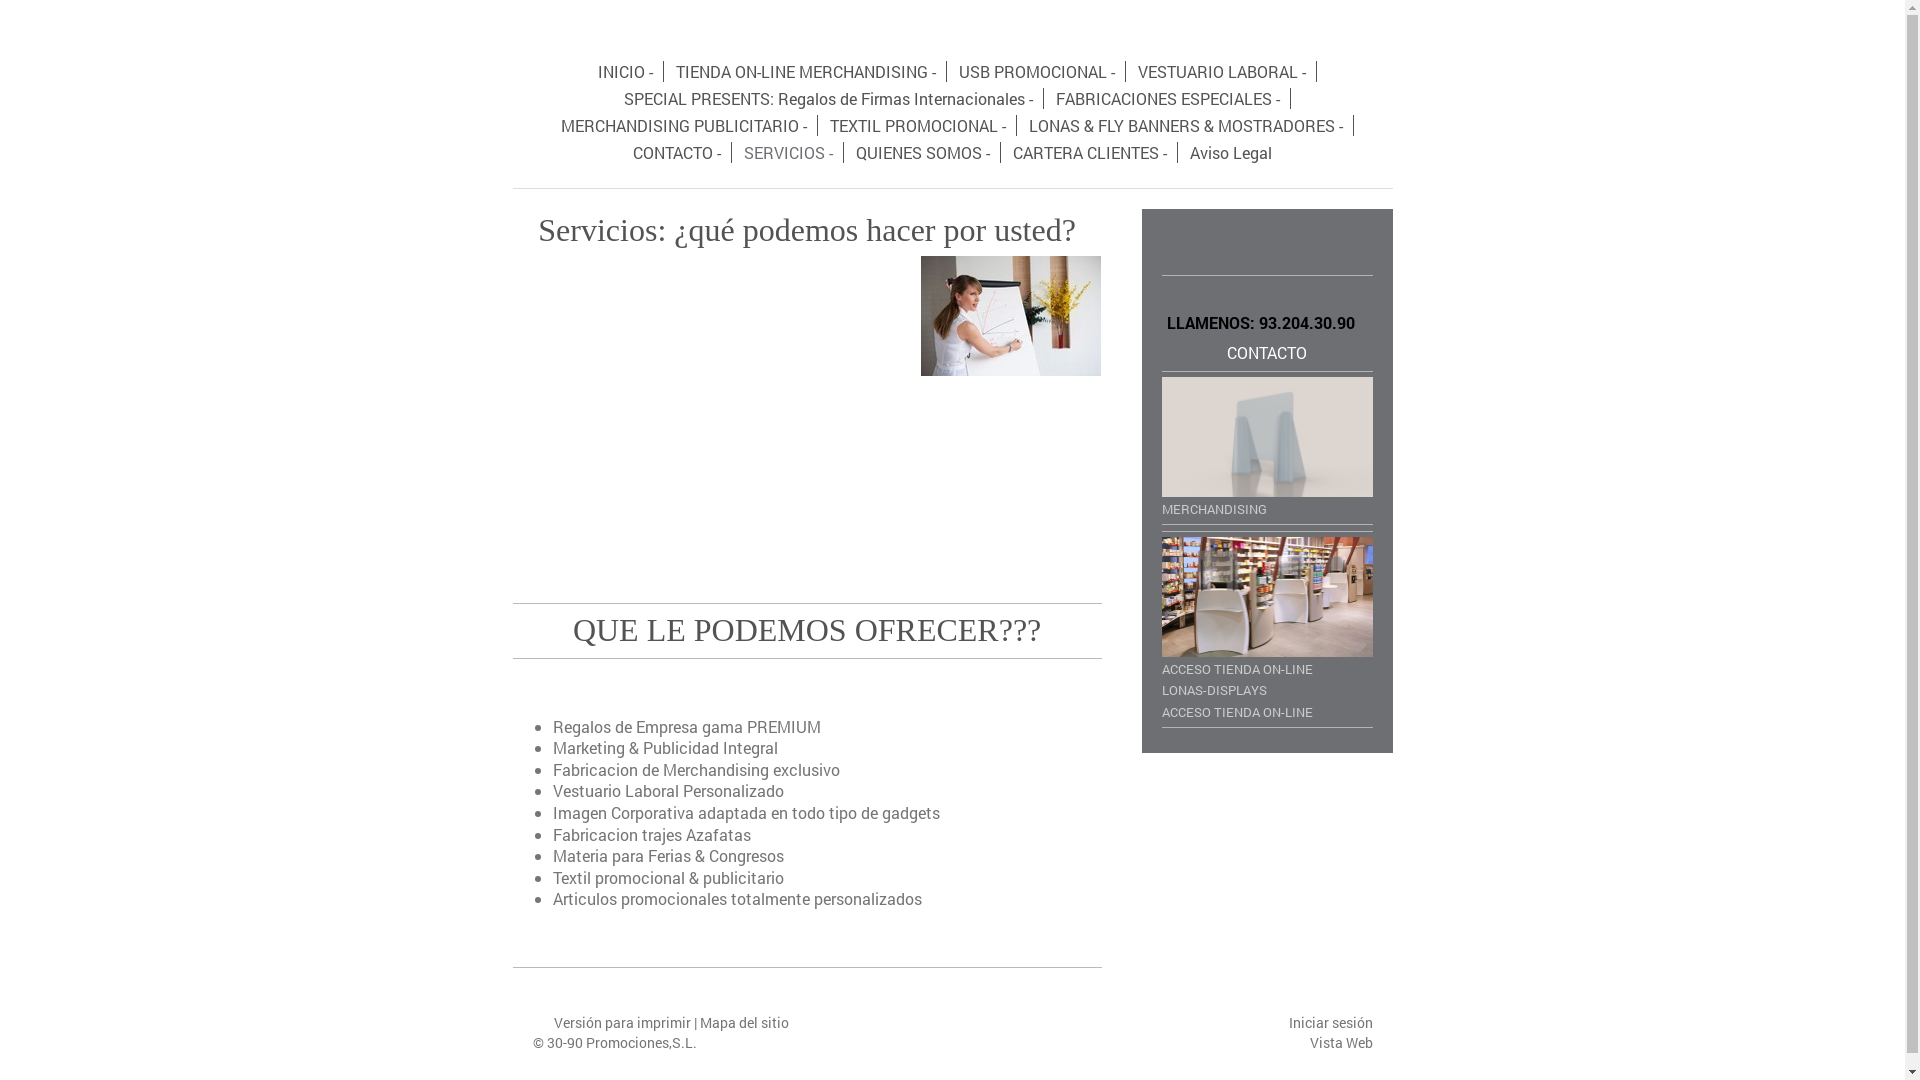 The height and width of the screenshot is (1080, 1920). Describe the element at coordinates (829, 98) in the screenshot. I see `'SPECIAL PRESENTS: Regalos de Firmas Internacionales -'` at that location.